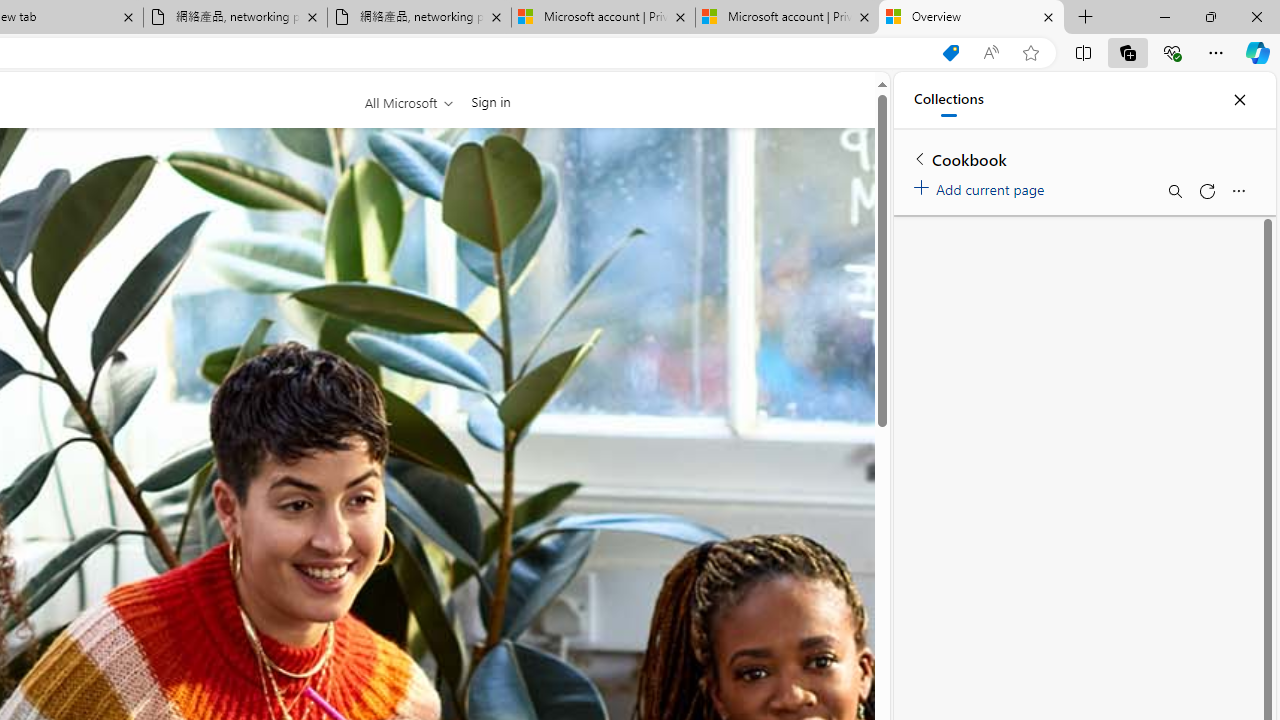 This screenshot has height=720, width=1280. I want to click on 'Add current page', so click(983, 186).